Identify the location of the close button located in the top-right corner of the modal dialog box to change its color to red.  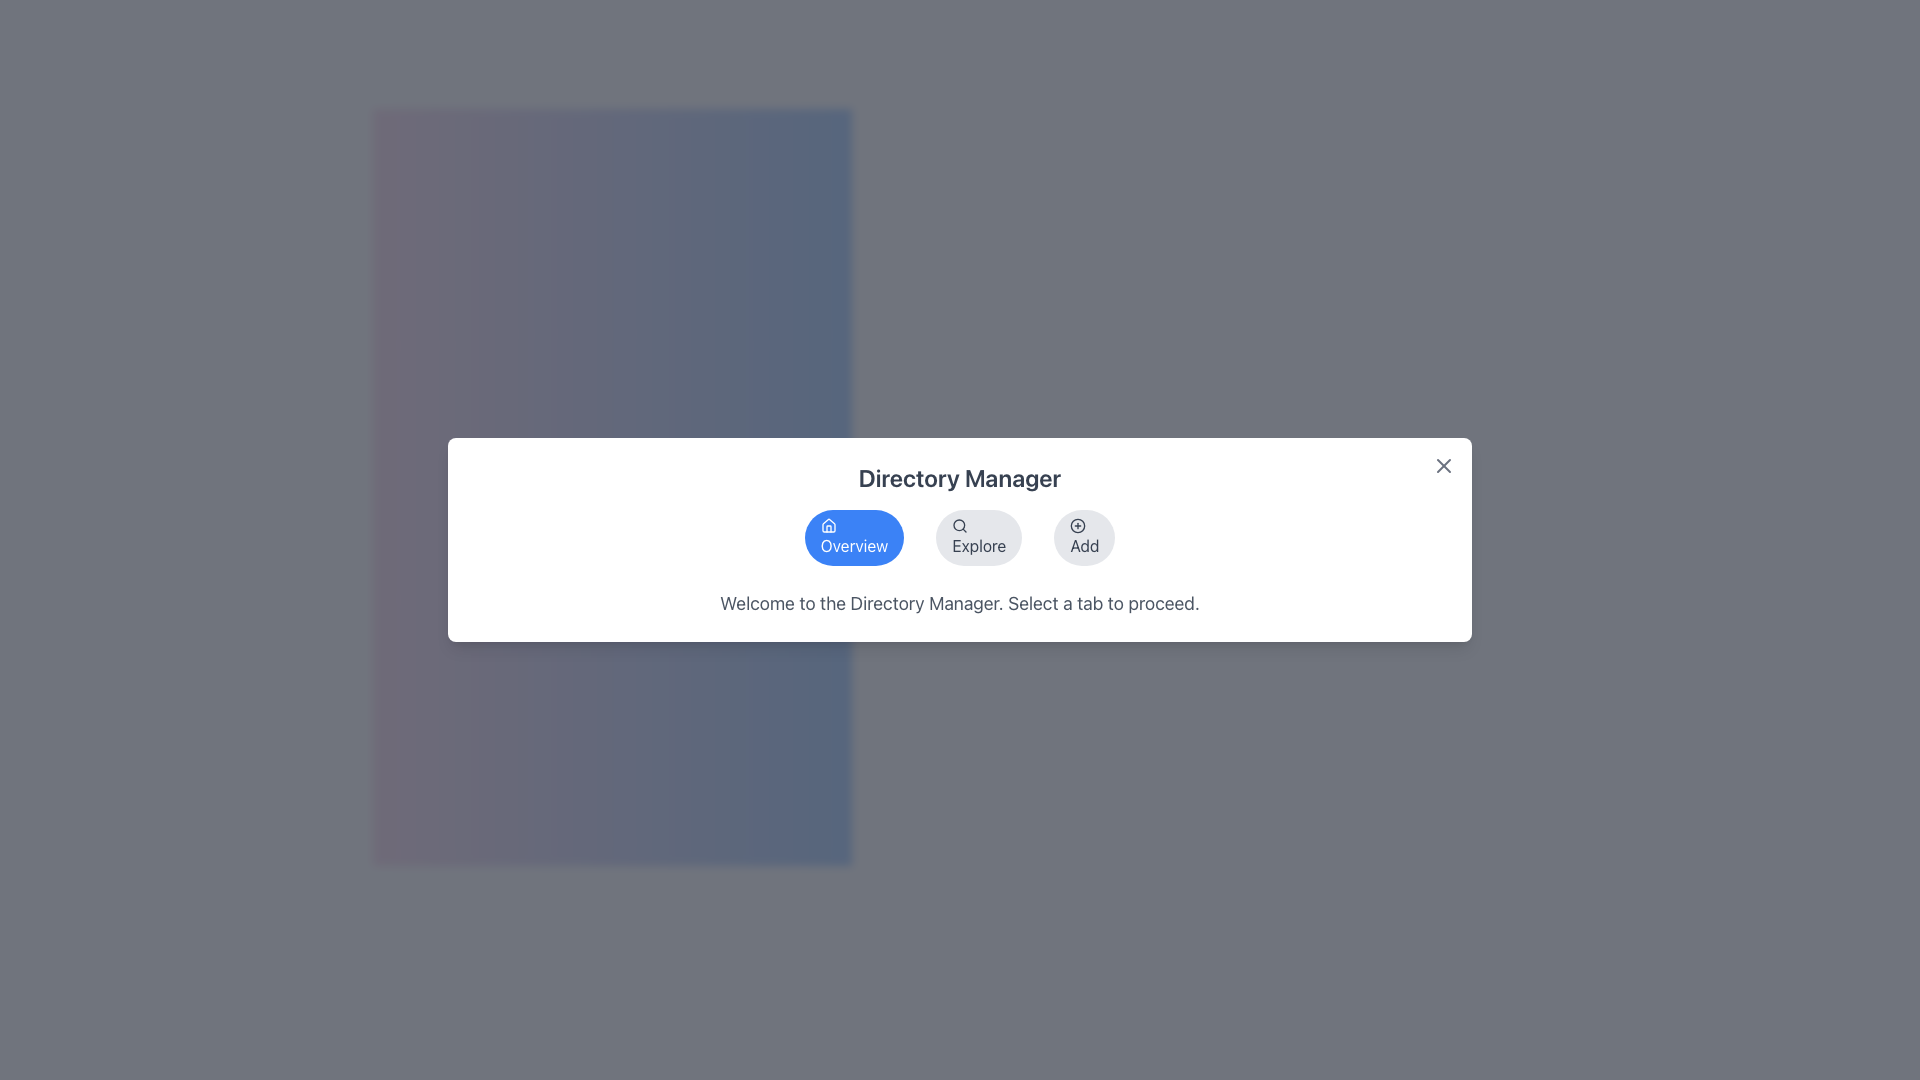
(1444, 466).